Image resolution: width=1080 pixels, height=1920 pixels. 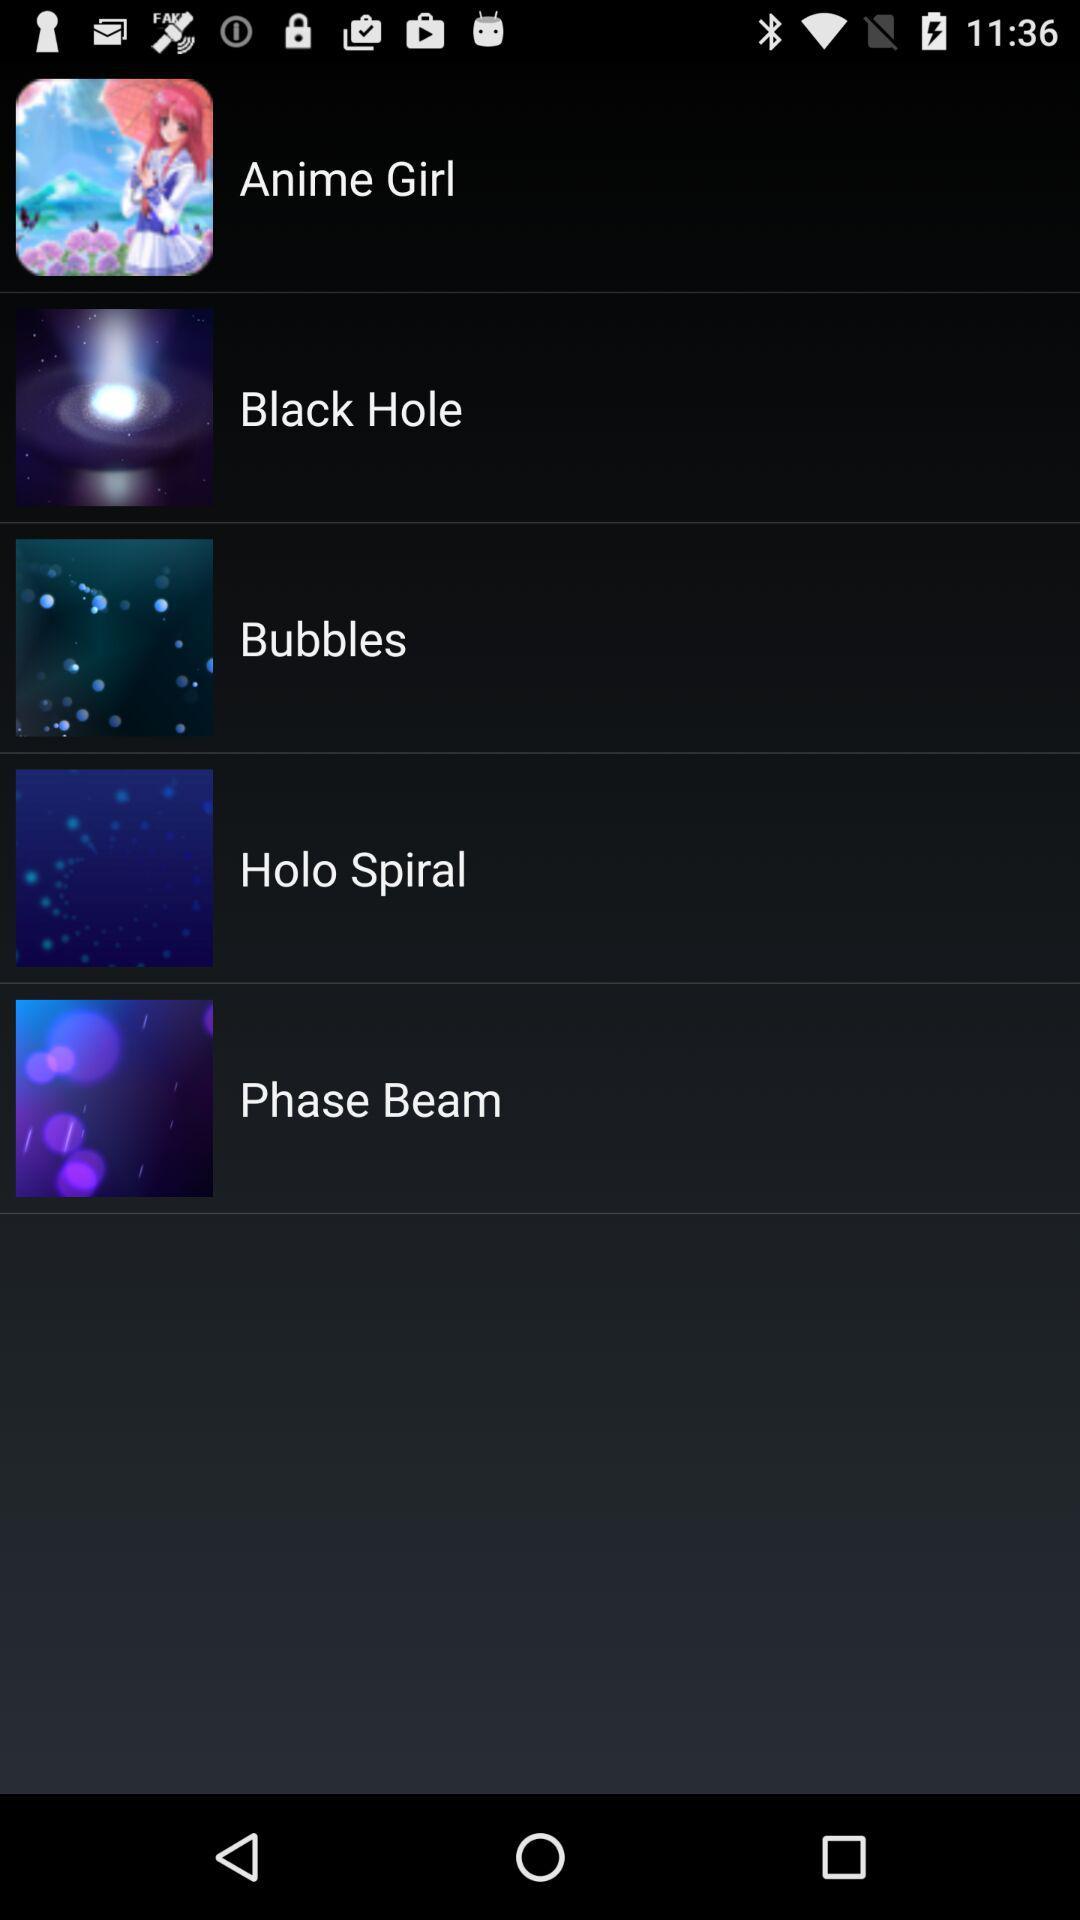 I want to click on the app at the center, so click(x=370, y=1097).